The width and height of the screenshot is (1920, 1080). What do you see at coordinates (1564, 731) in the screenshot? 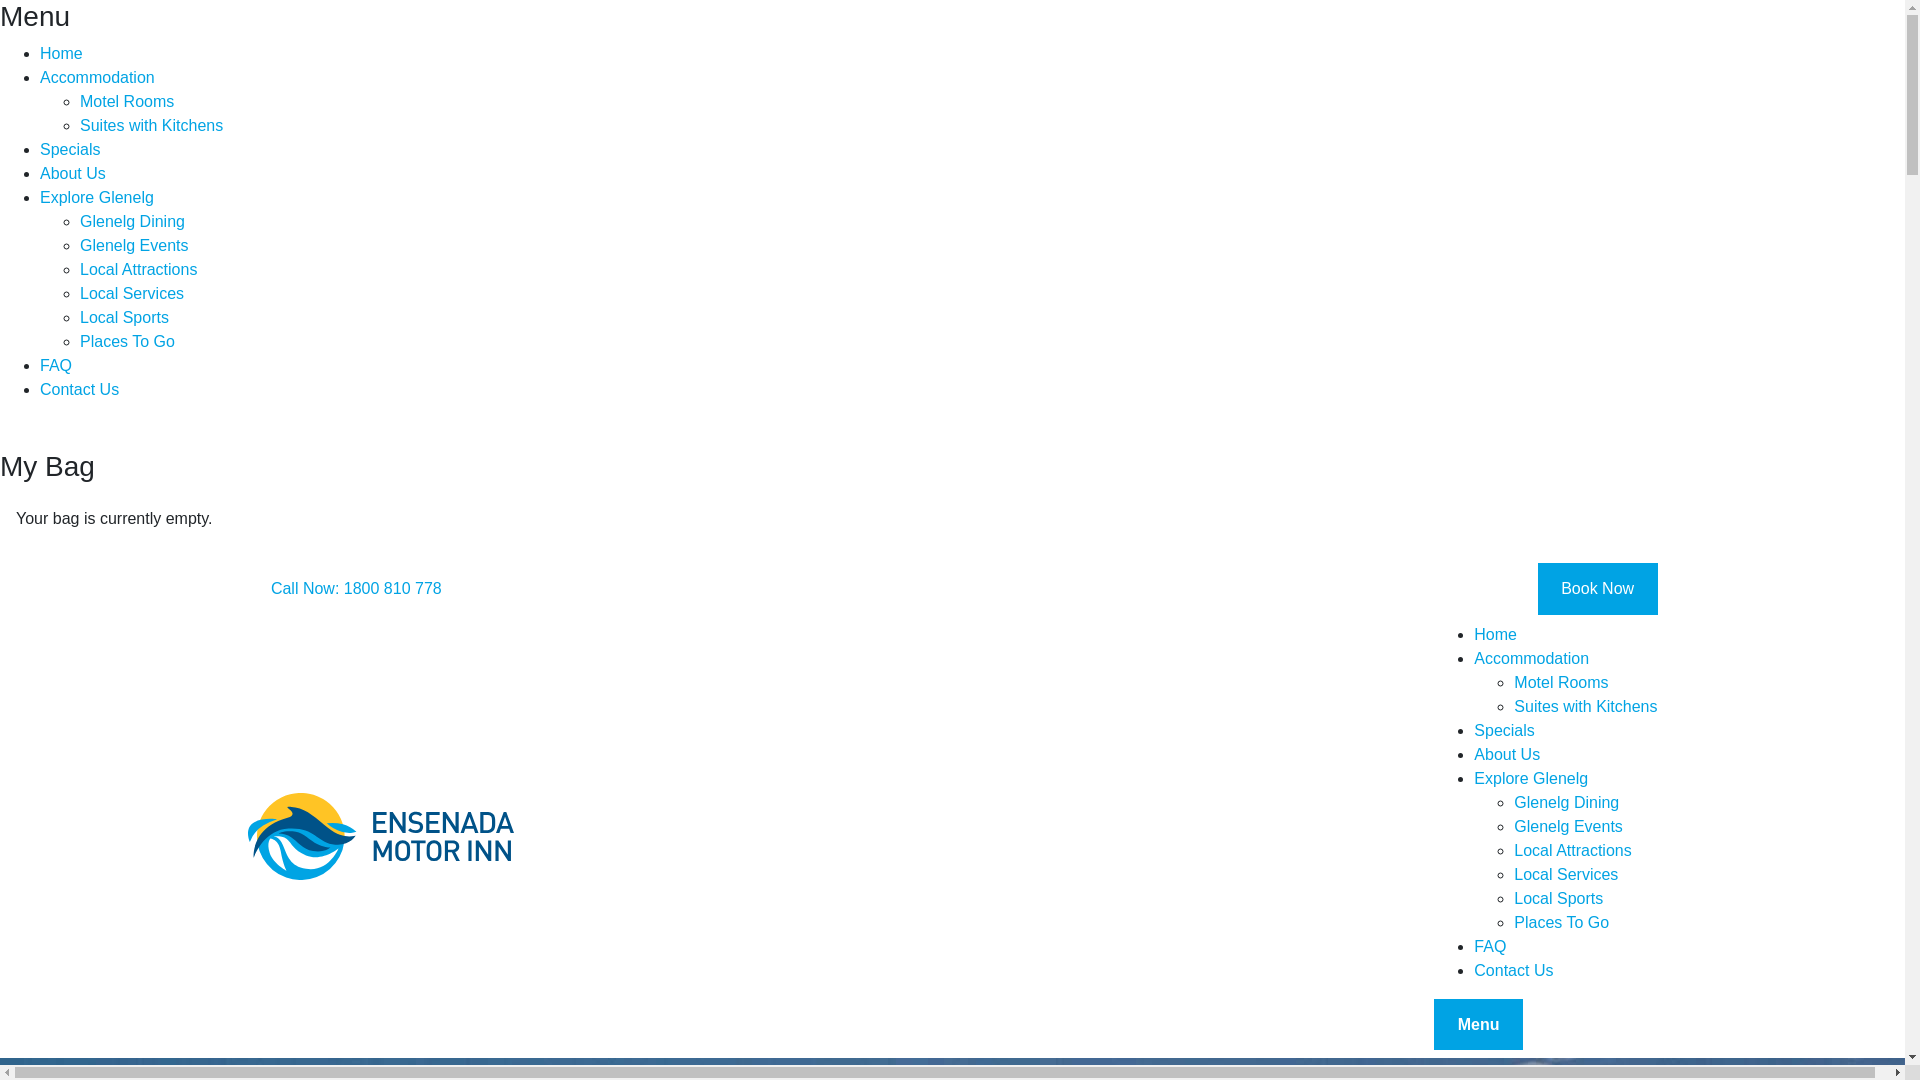
I see `'Specials'` at bounding box center [1564, 731].